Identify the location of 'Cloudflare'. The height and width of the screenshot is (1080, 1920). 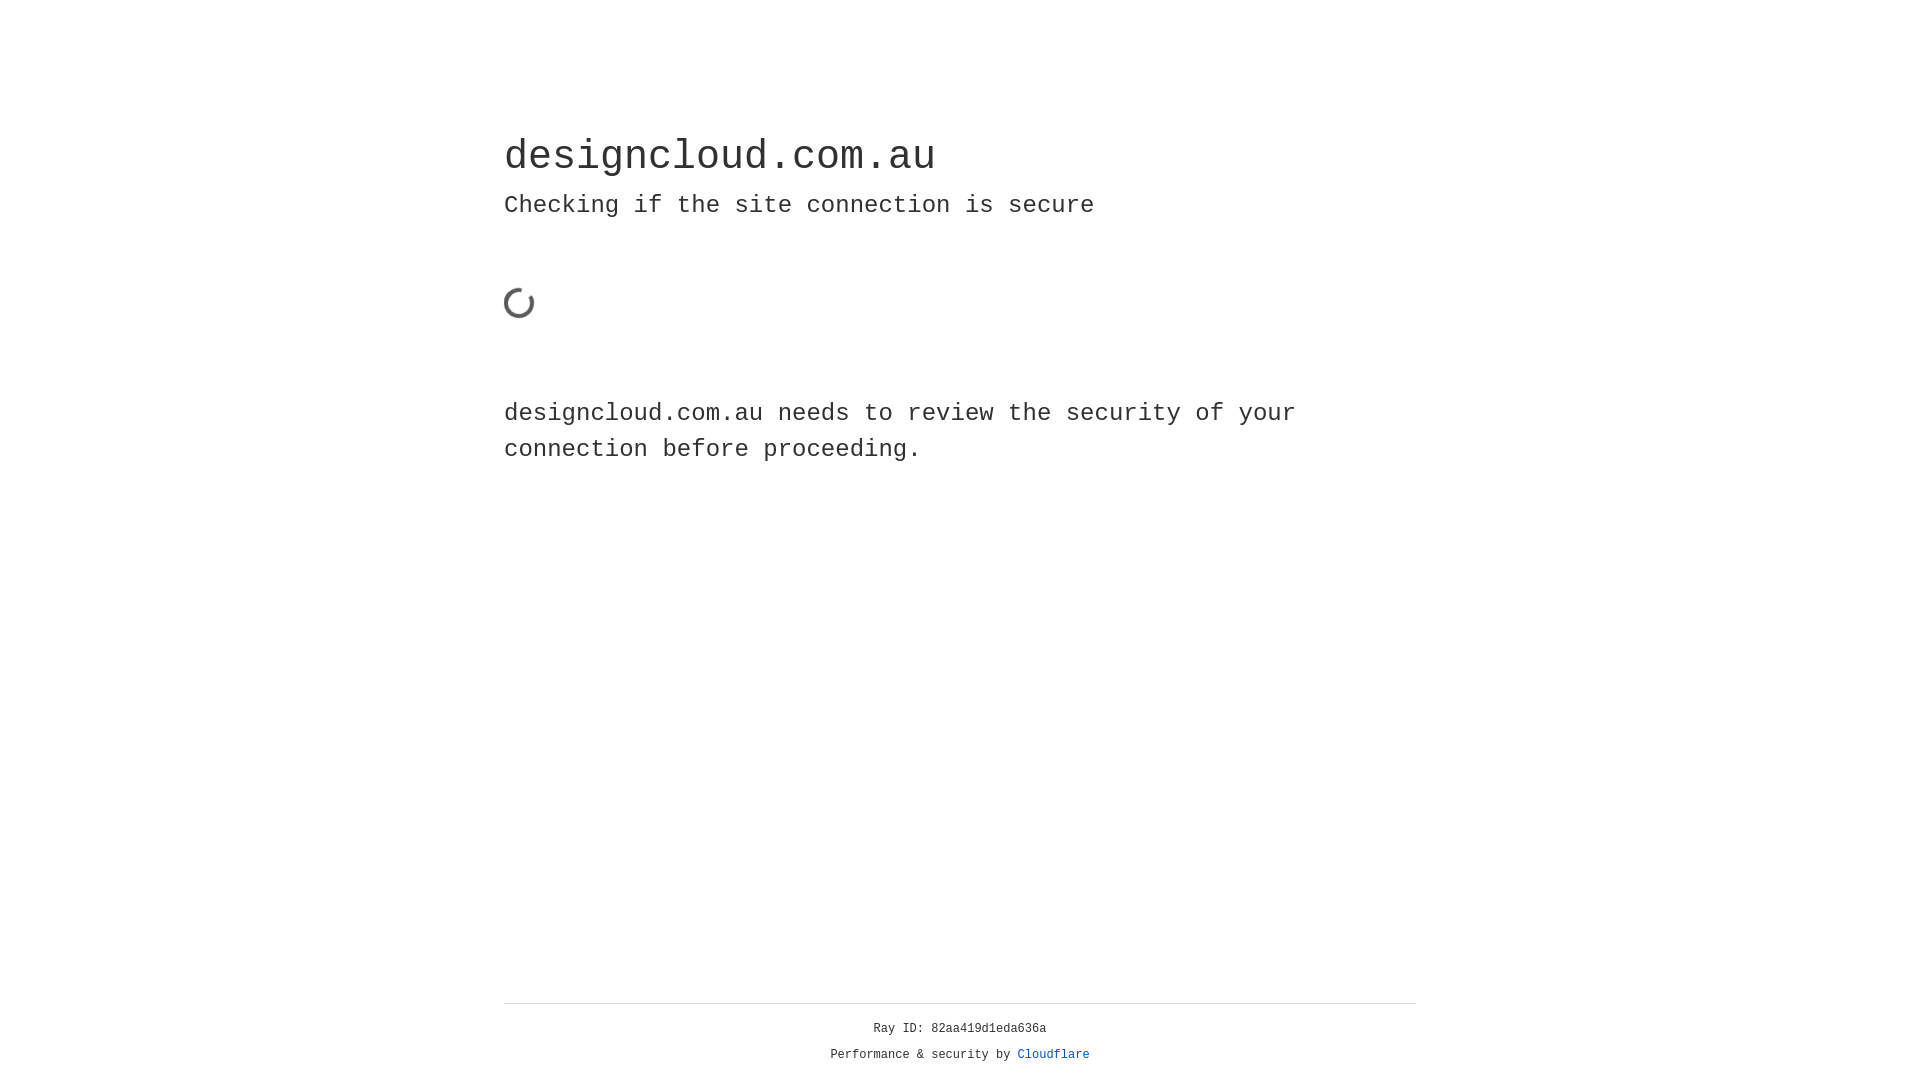
(1053, 1054).